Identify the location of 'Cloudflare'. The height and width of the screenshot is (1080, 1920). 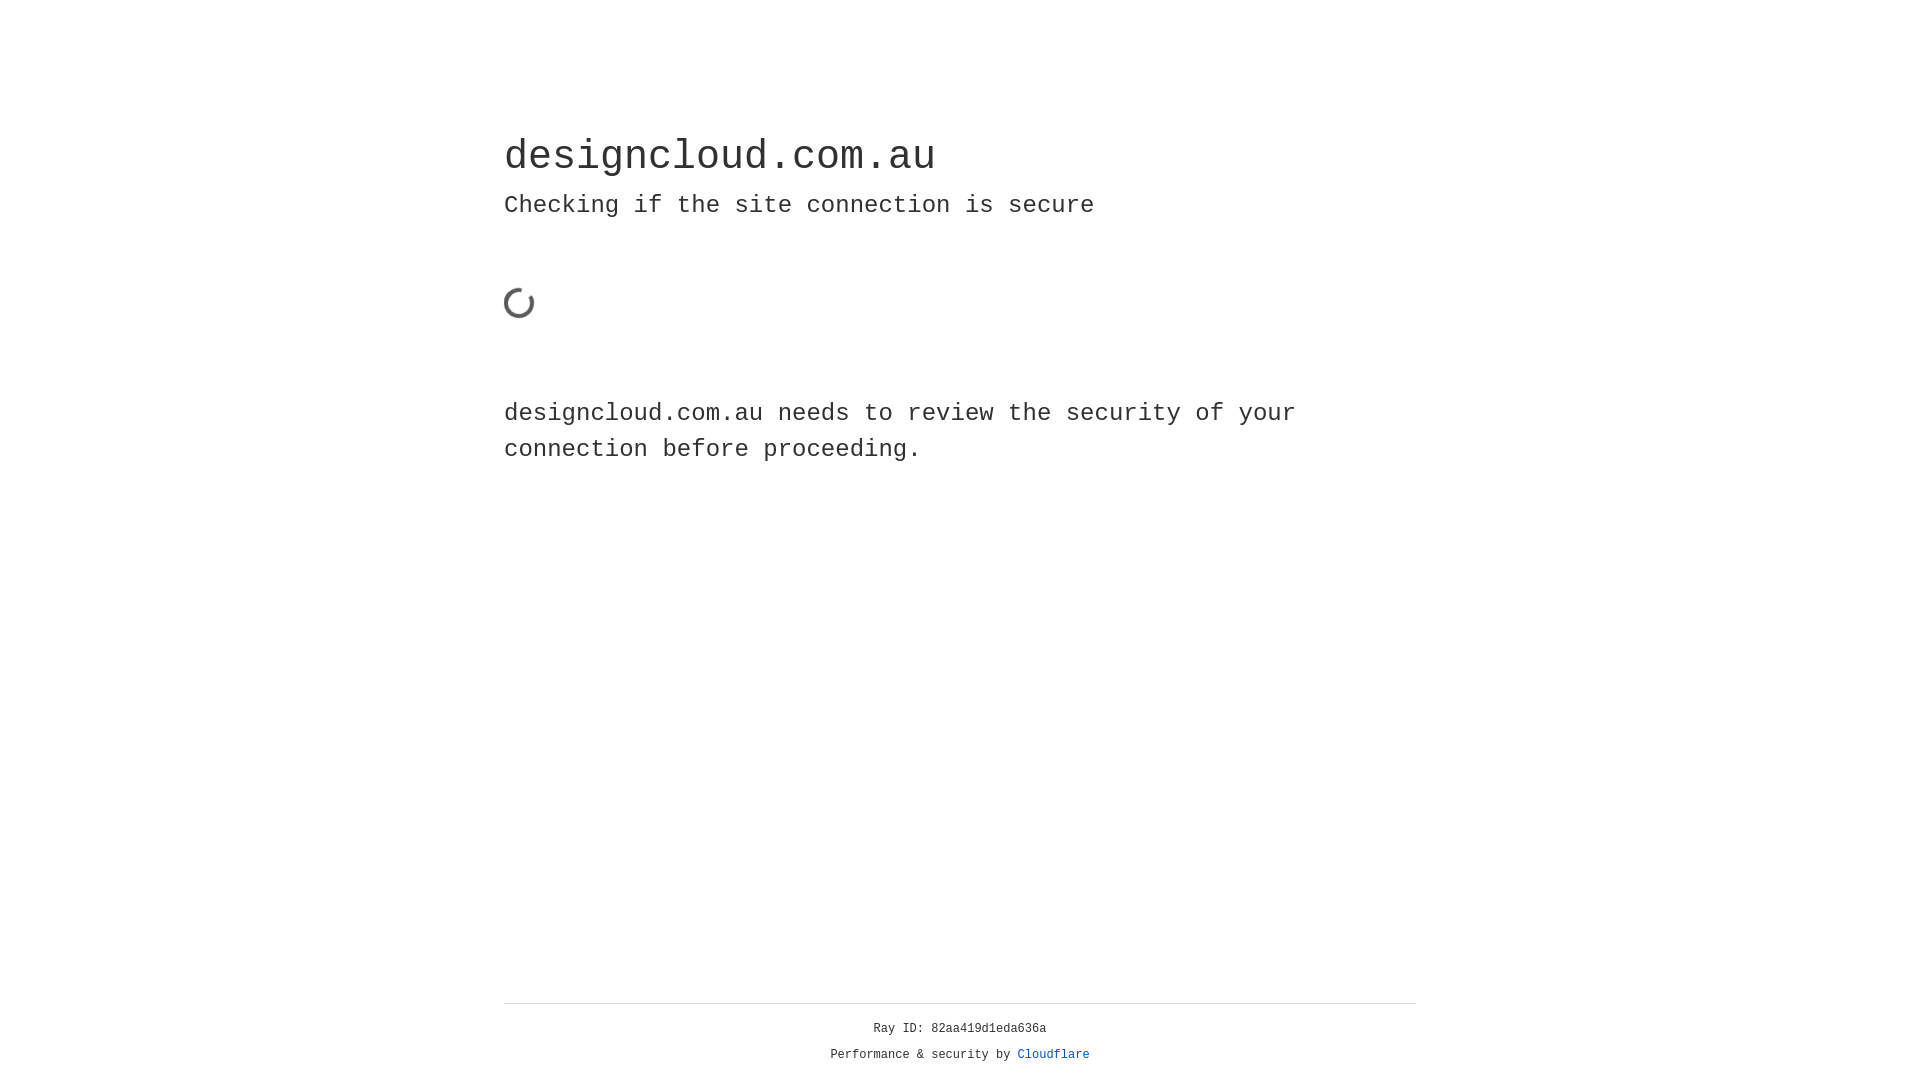
(1053, 1054).